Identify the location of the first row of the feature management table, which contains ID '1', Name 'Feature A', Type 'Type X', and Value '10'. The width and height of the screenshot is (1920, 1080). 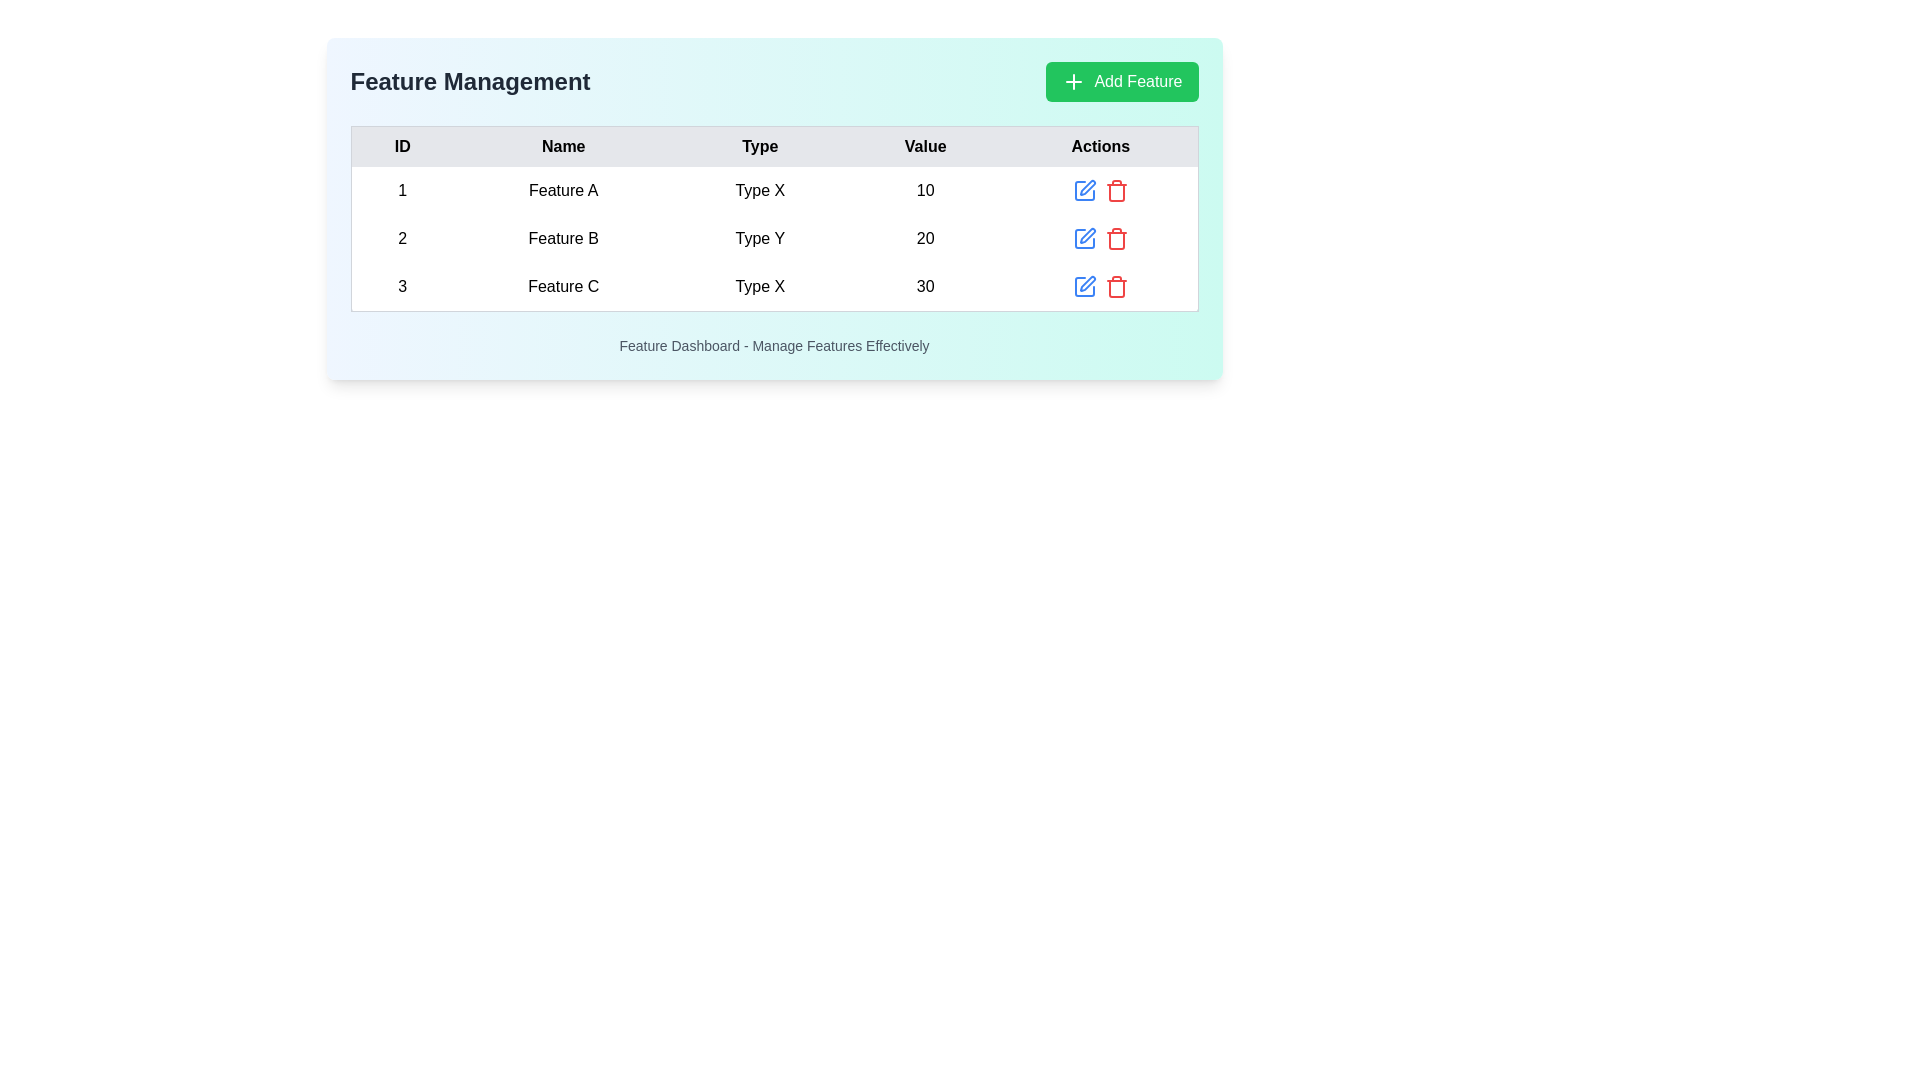
(773, 191).